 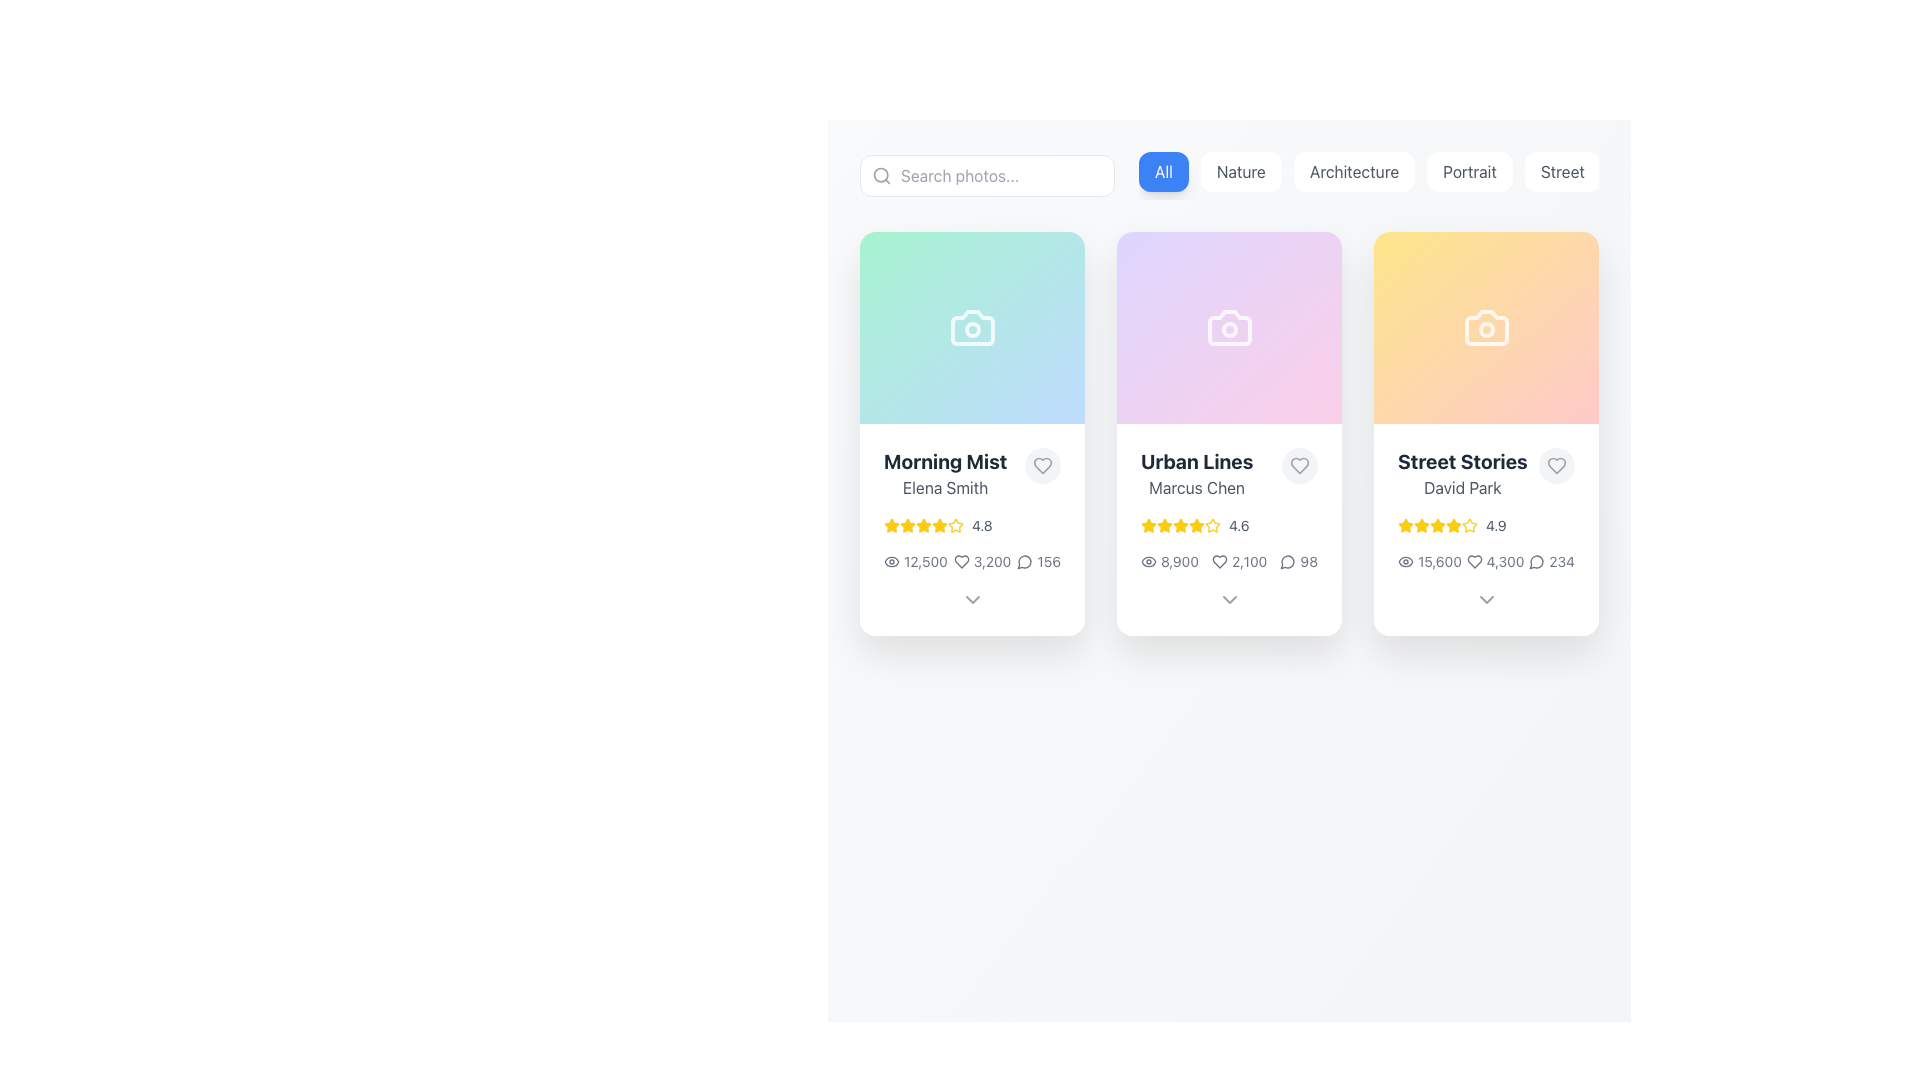 I want to click on the heart-shaped icon button in the top-right corner of the 'Morning Mist' card, so click(x=1041, y=466).